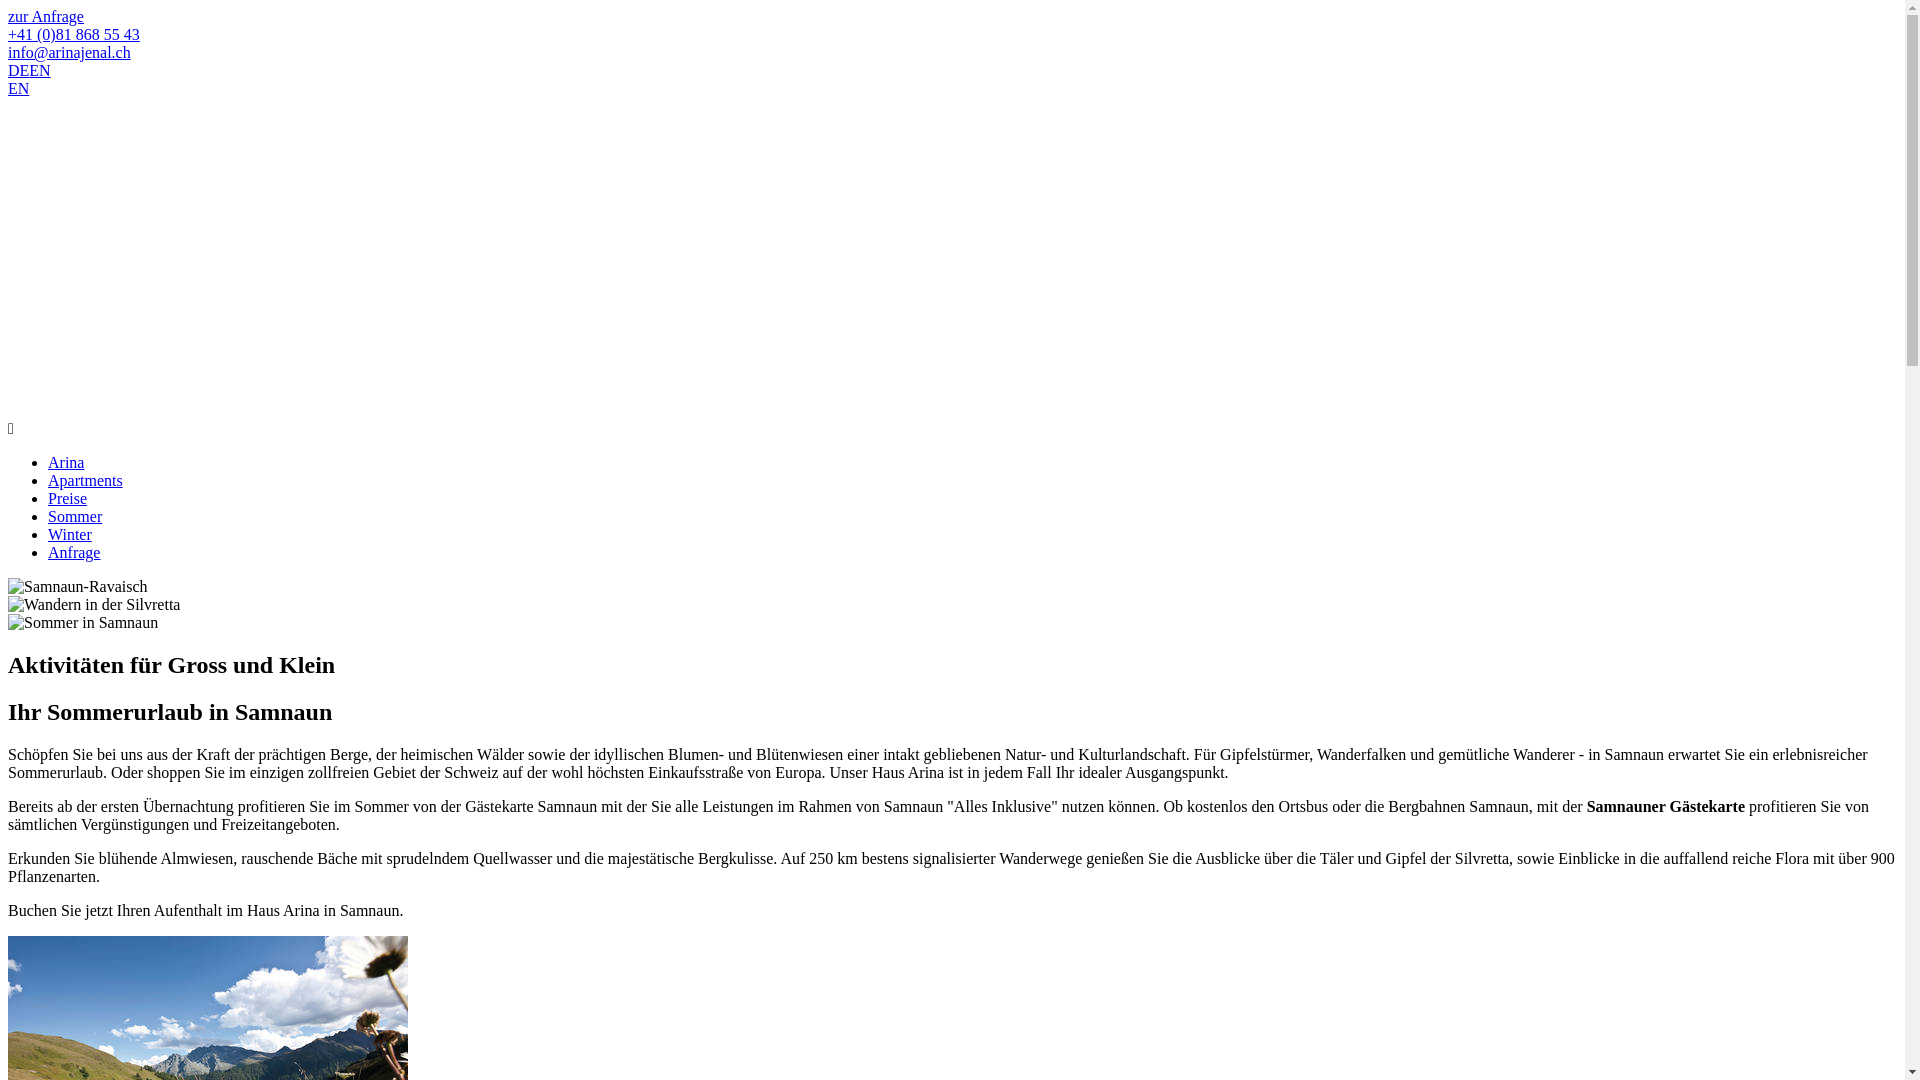  Describe the element at coordinates (73, 34) in the screenshot. I see `'+41 (0)81 868 55 43'` at that location.